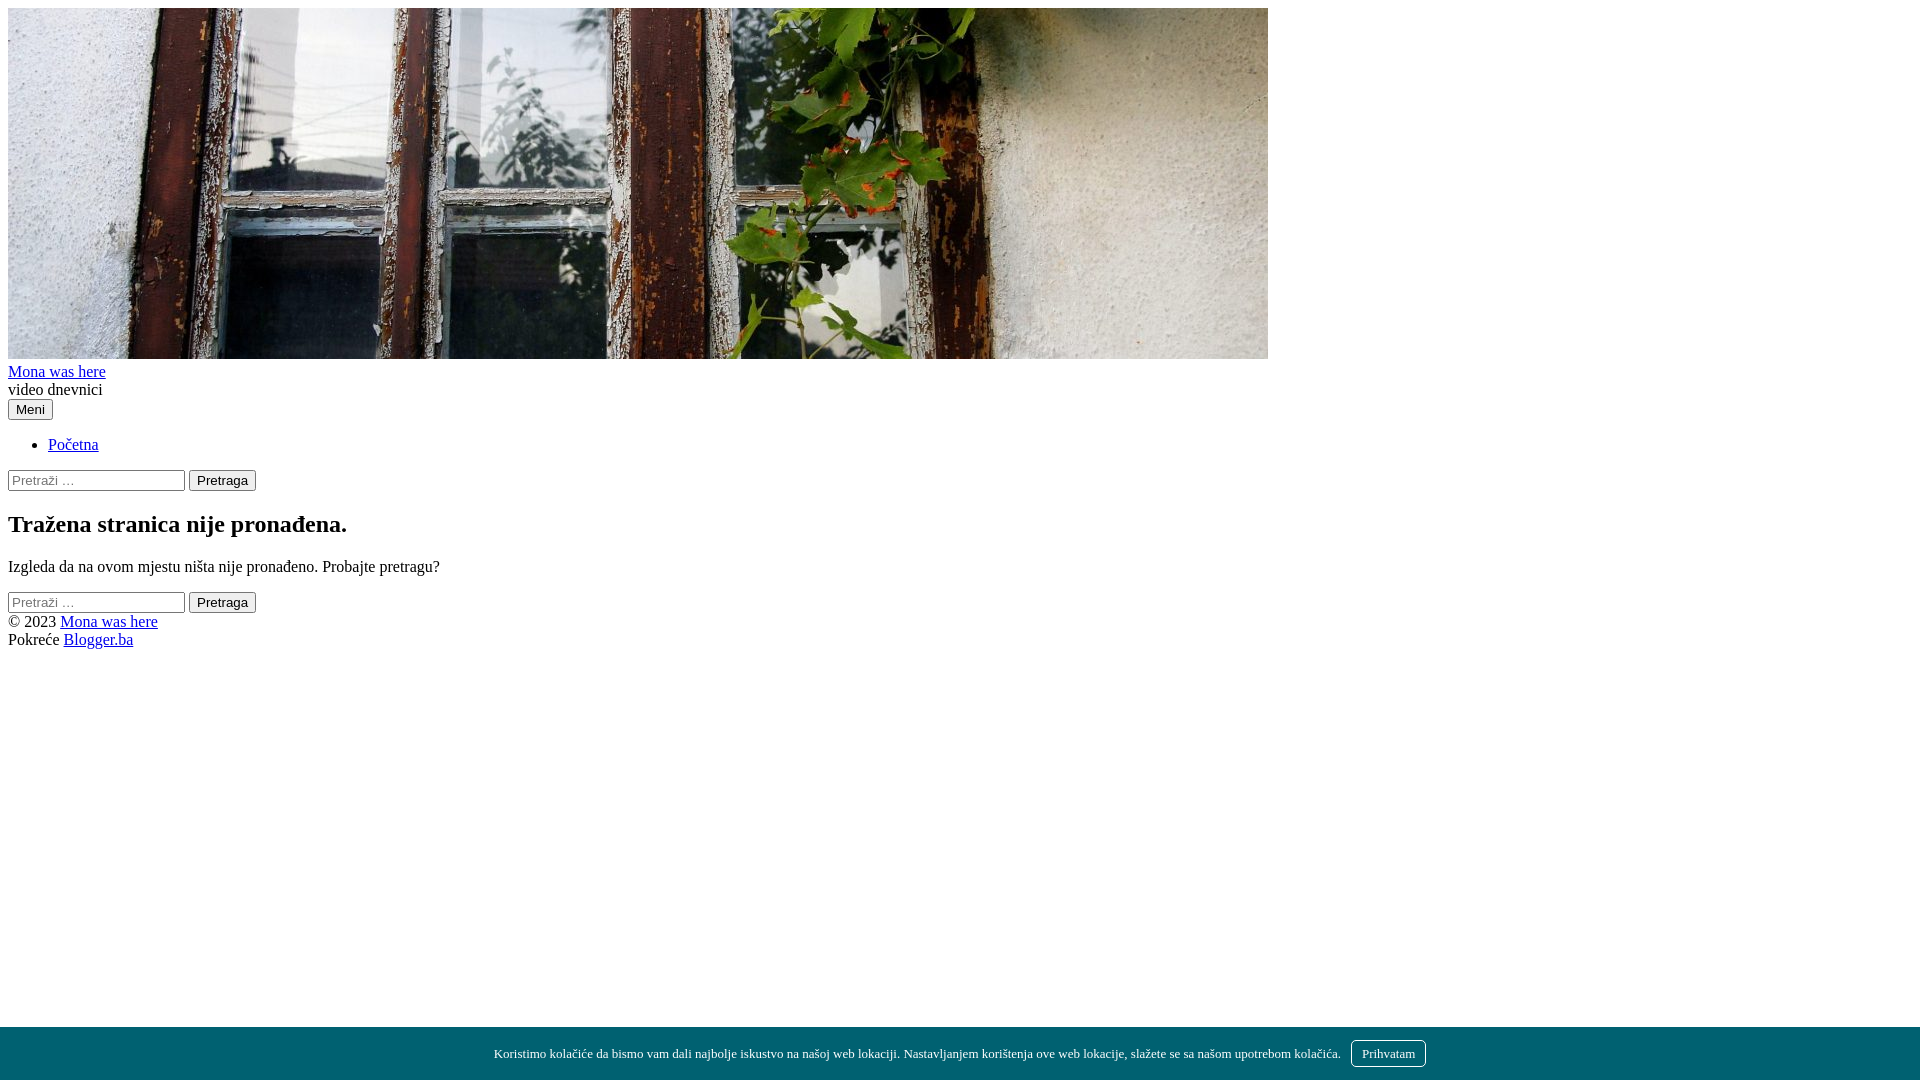 This screenshot has width=1920, height=1080. Describe the element at coordinates (1387, 1052) in the screenshot. I see `'Prihvatam'` at that location.